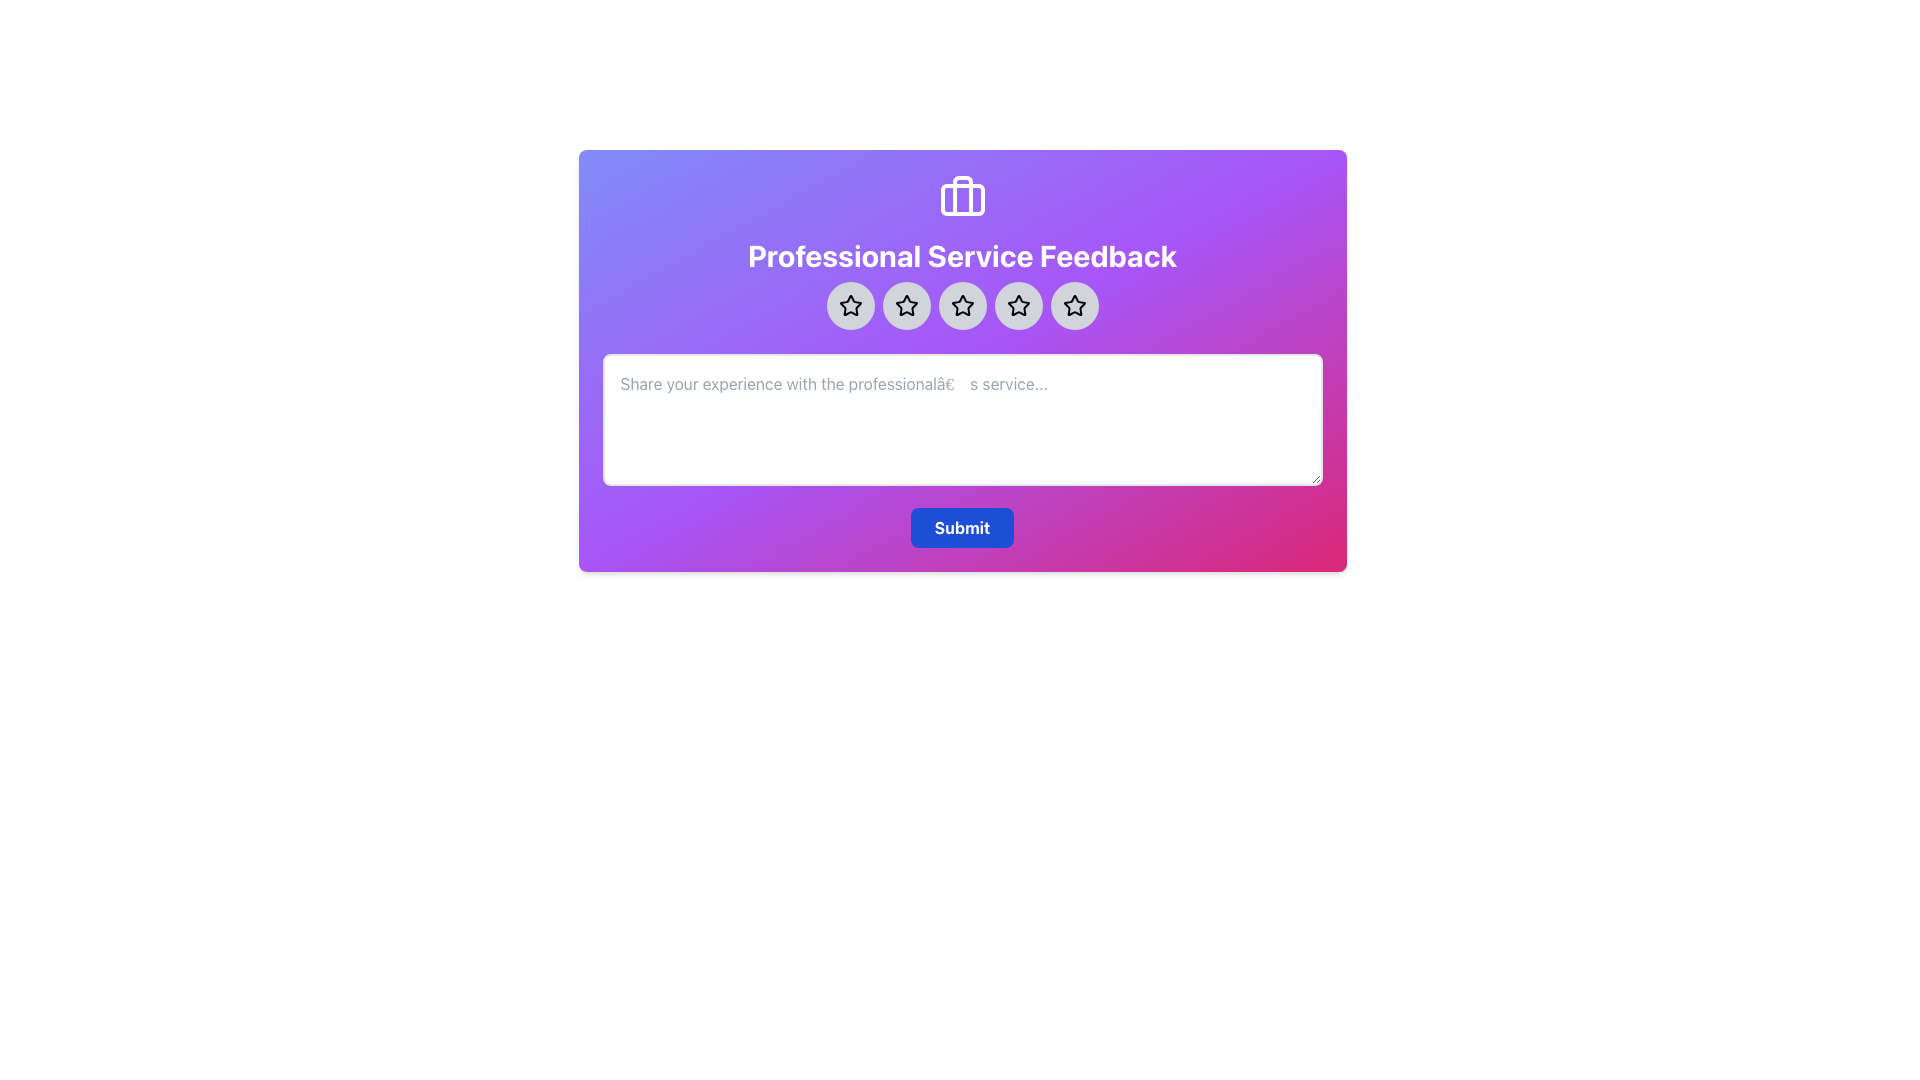 The width and height of the screenshot is (1920, 1080). I want to click on the second star rating button located horizontally aligned below the 'Professional Service Feedback' title, so click(905, 305).